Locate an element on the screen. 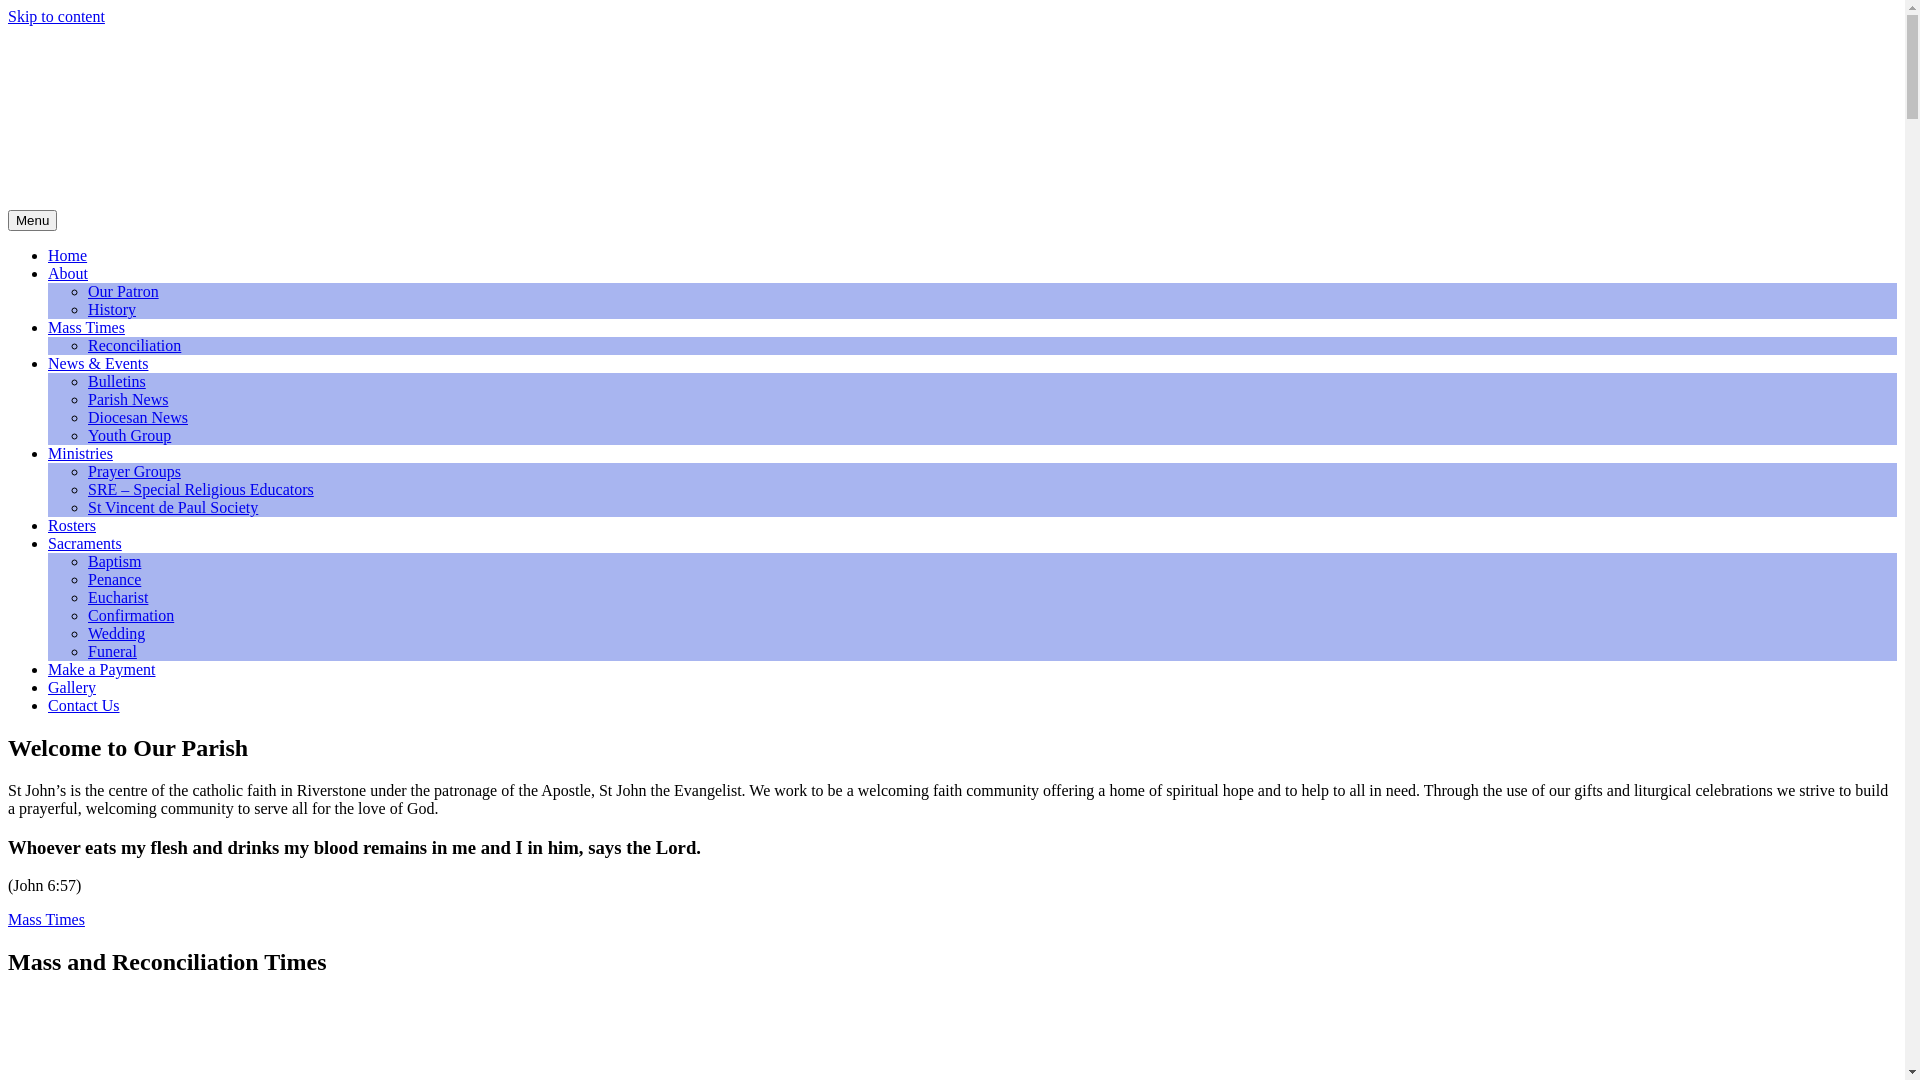 This screenshot has height=1080, width=1920. 'Bulletins' is located at coordinates (115, 381).